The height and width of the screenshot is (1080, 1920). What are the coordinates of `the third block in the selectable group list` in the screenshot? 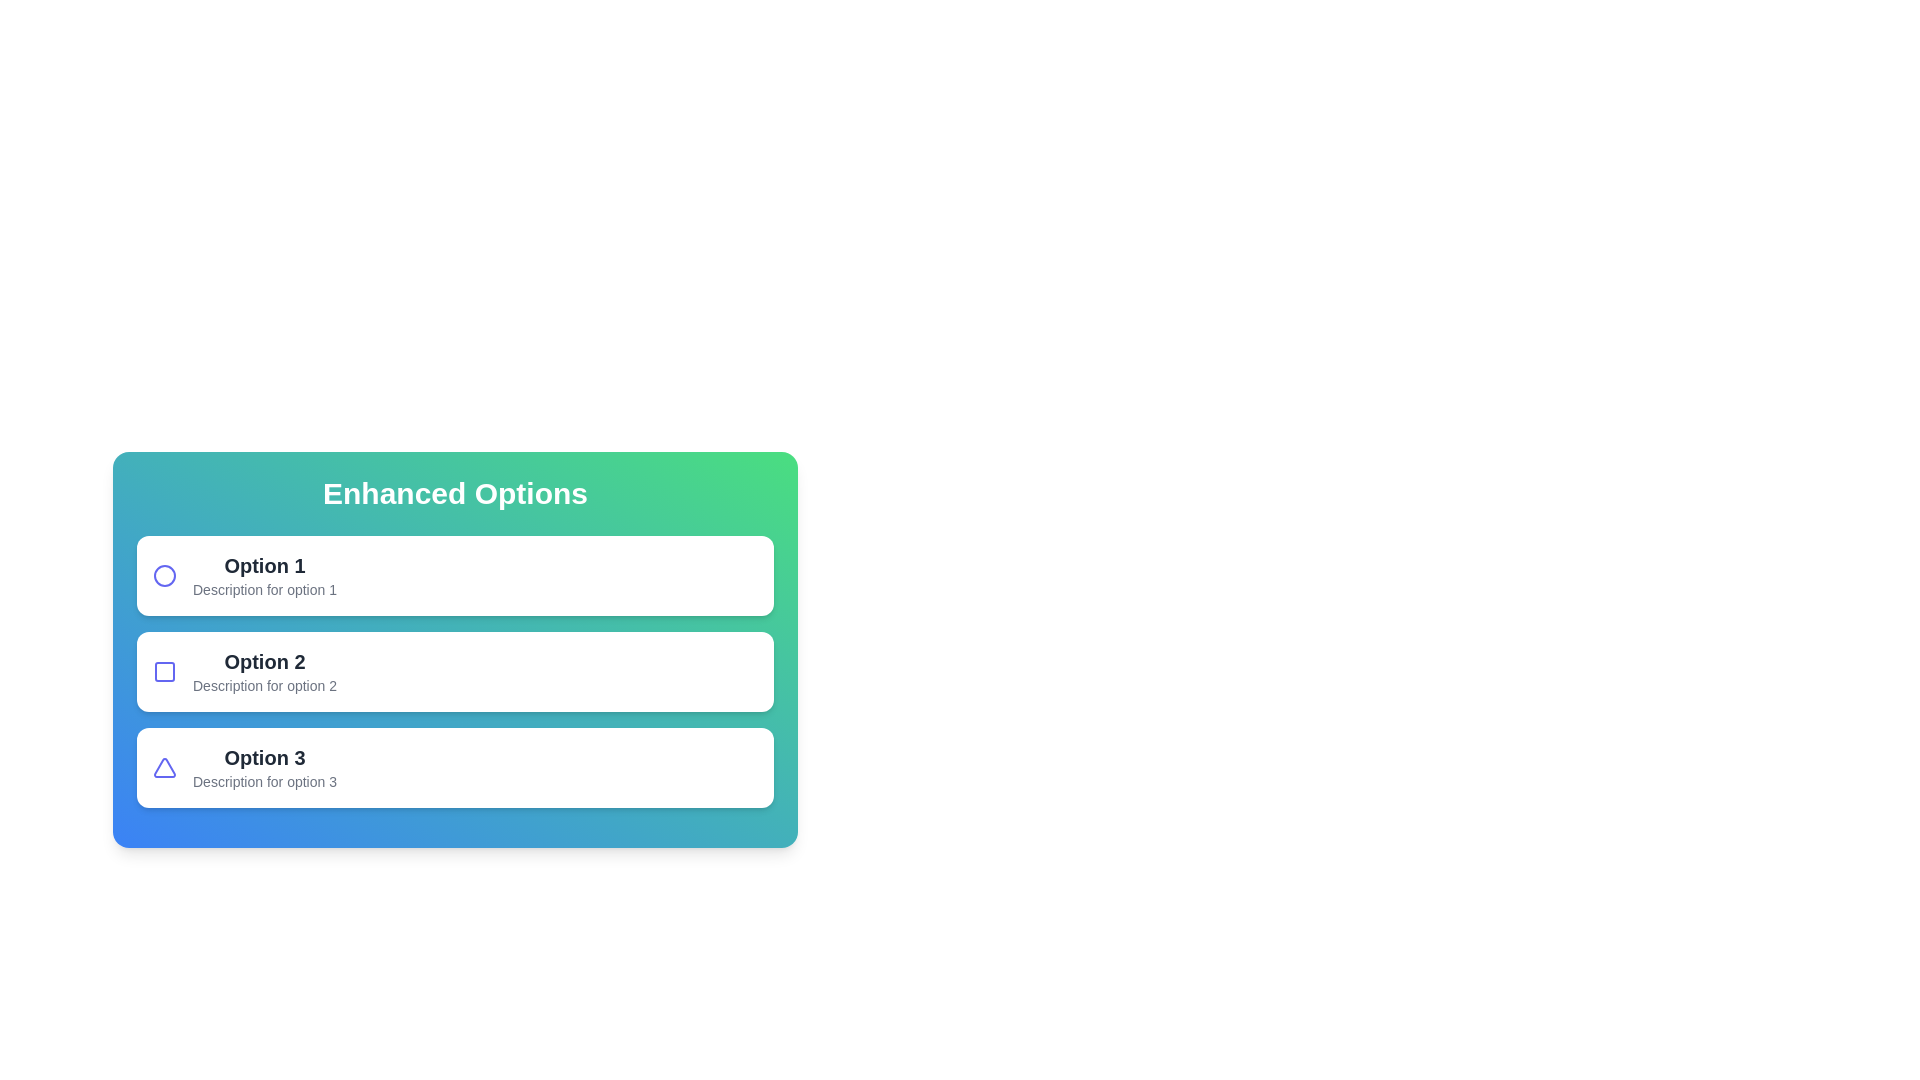 It's located at (454, 766).